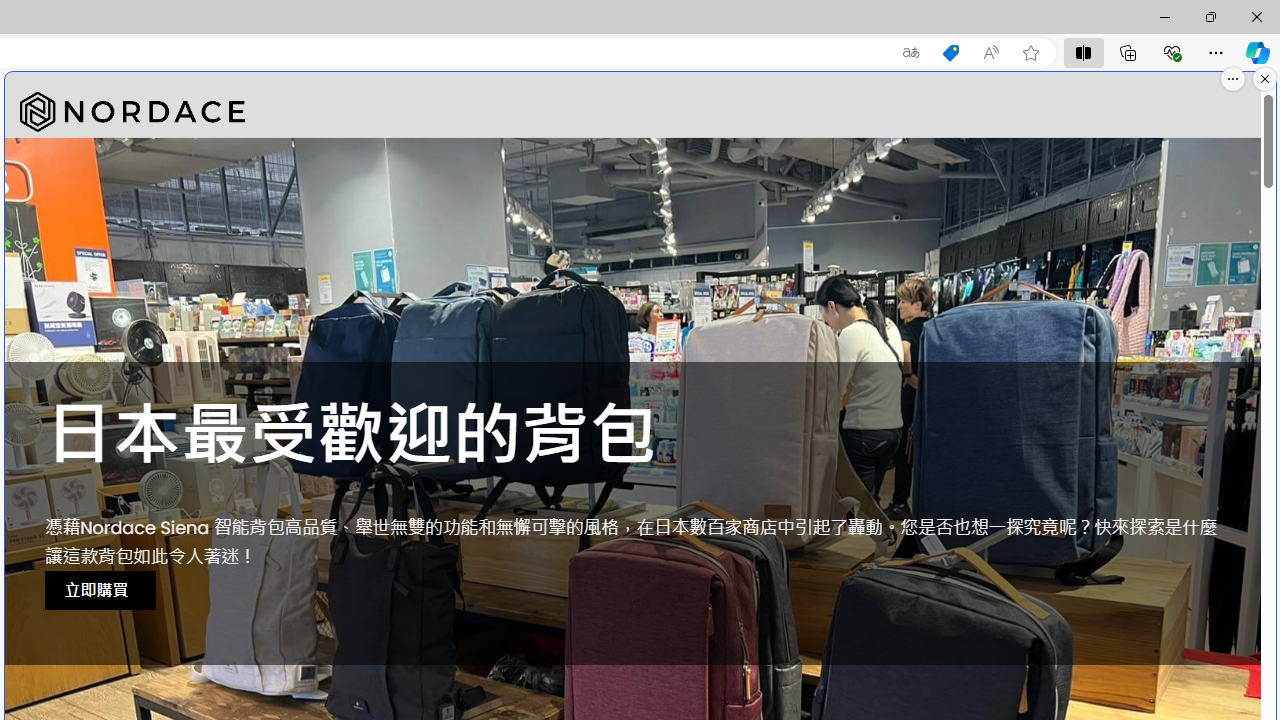  What do you see at coordinates (1257, 51) in the screenshot?
I see `'Copilot (Ctrl+Shift+.)'` at bounding box center [1257, 51].